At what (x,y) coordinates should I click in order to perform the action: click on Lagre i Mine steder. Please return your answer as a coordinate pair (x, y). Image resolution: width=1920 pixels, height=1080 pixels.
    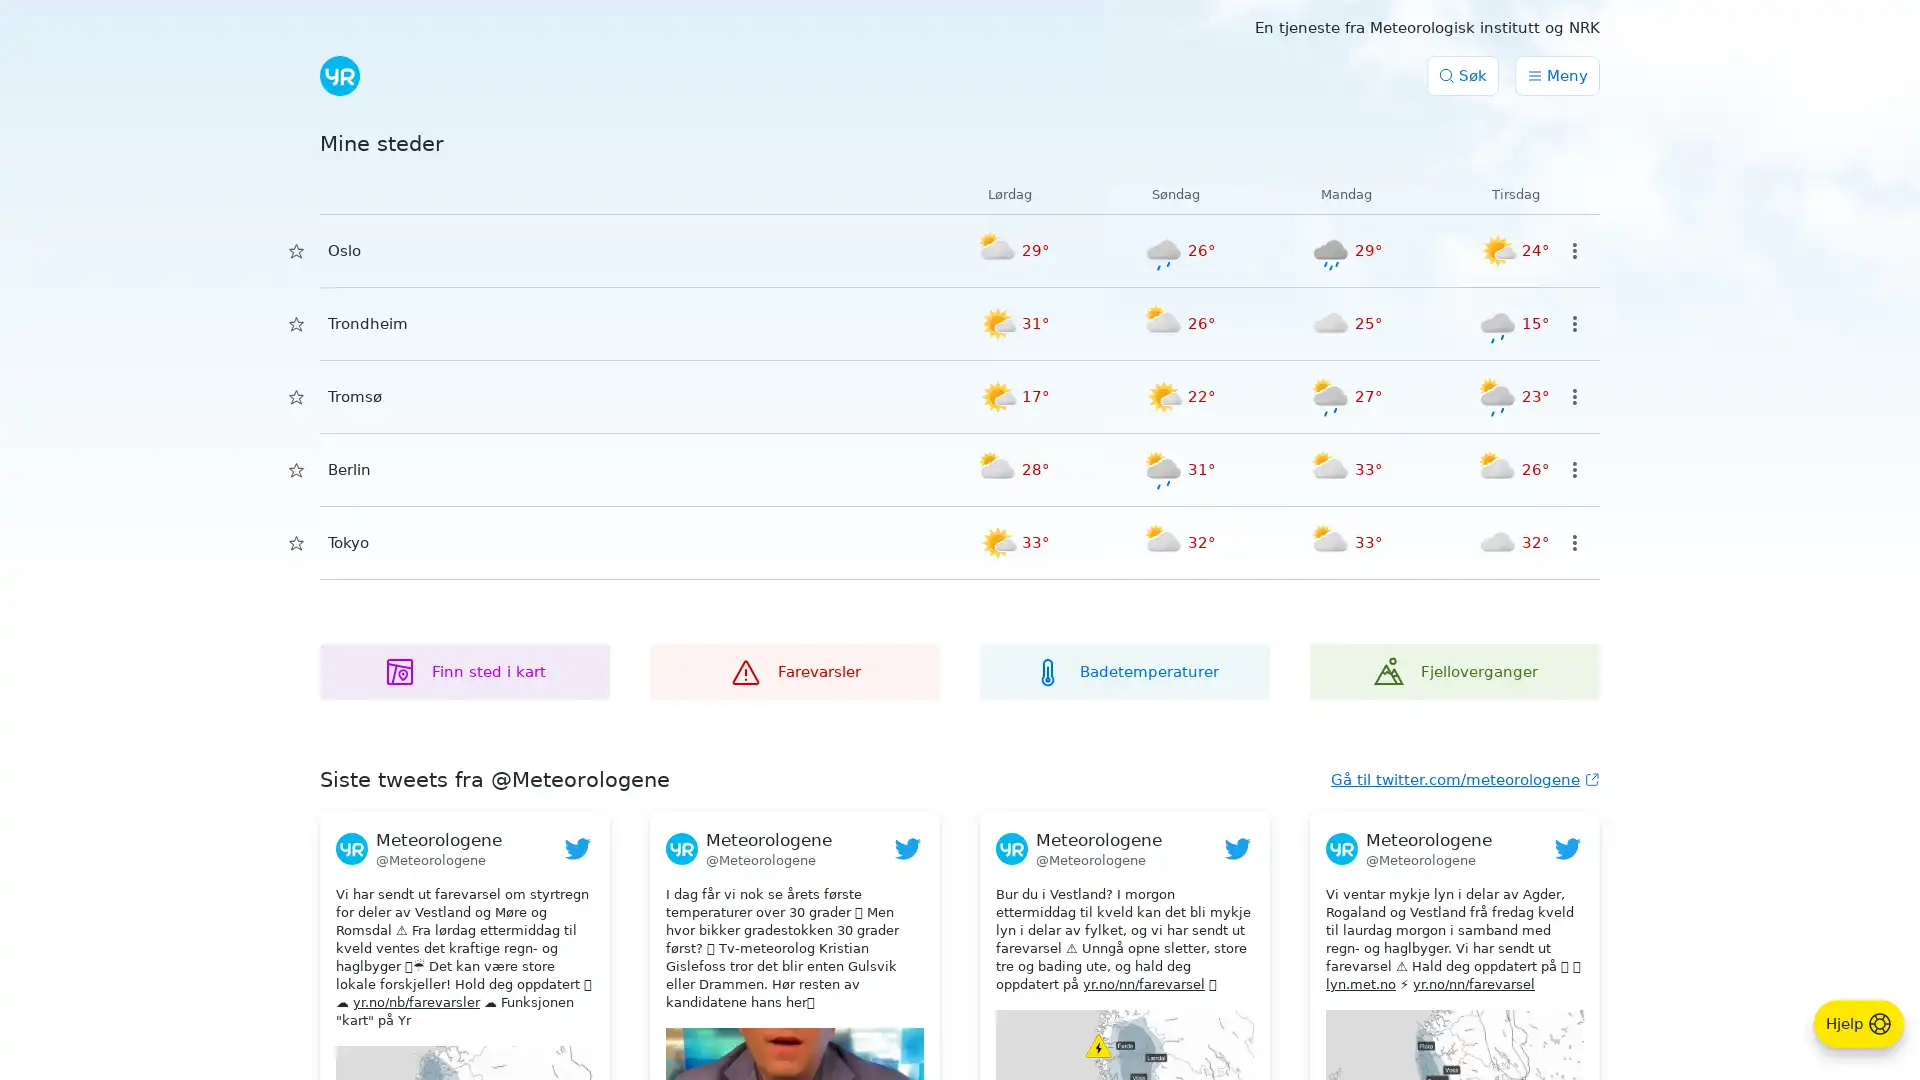
    Looking at the image, I should click on (295, 249).